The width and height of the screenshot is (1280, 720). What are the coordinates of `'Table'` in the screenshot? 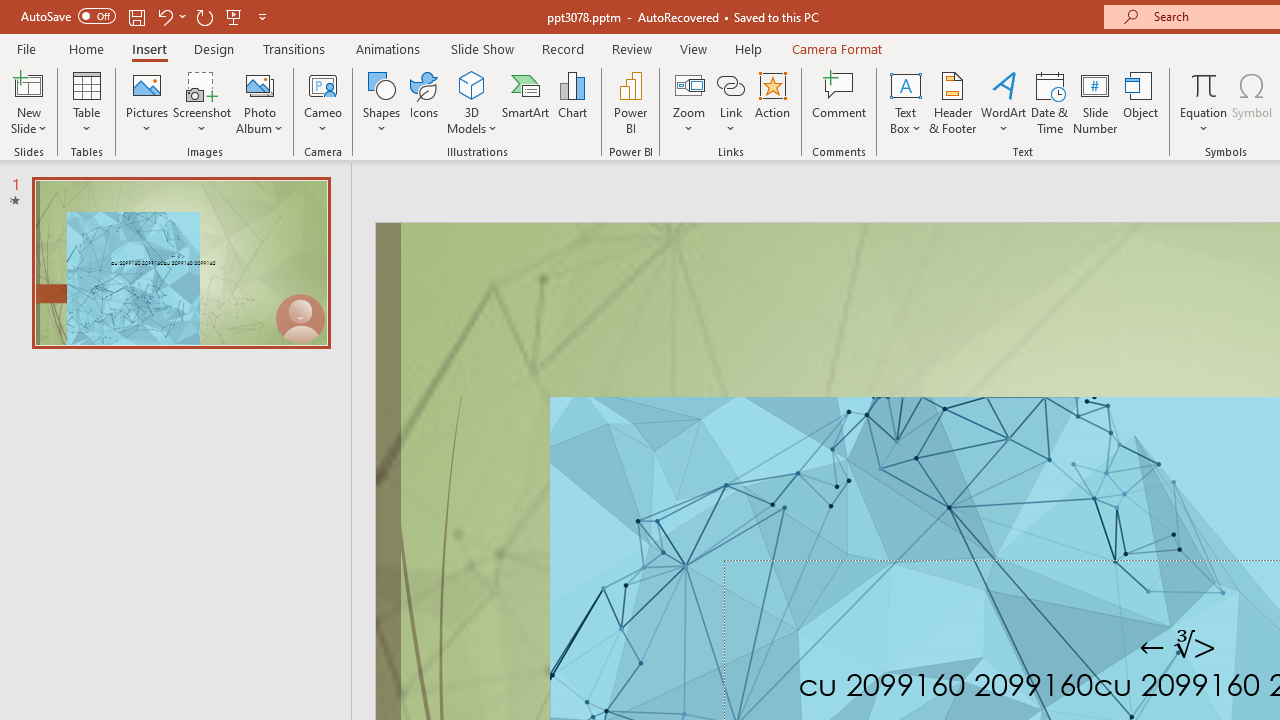 It's located at (86, 103).